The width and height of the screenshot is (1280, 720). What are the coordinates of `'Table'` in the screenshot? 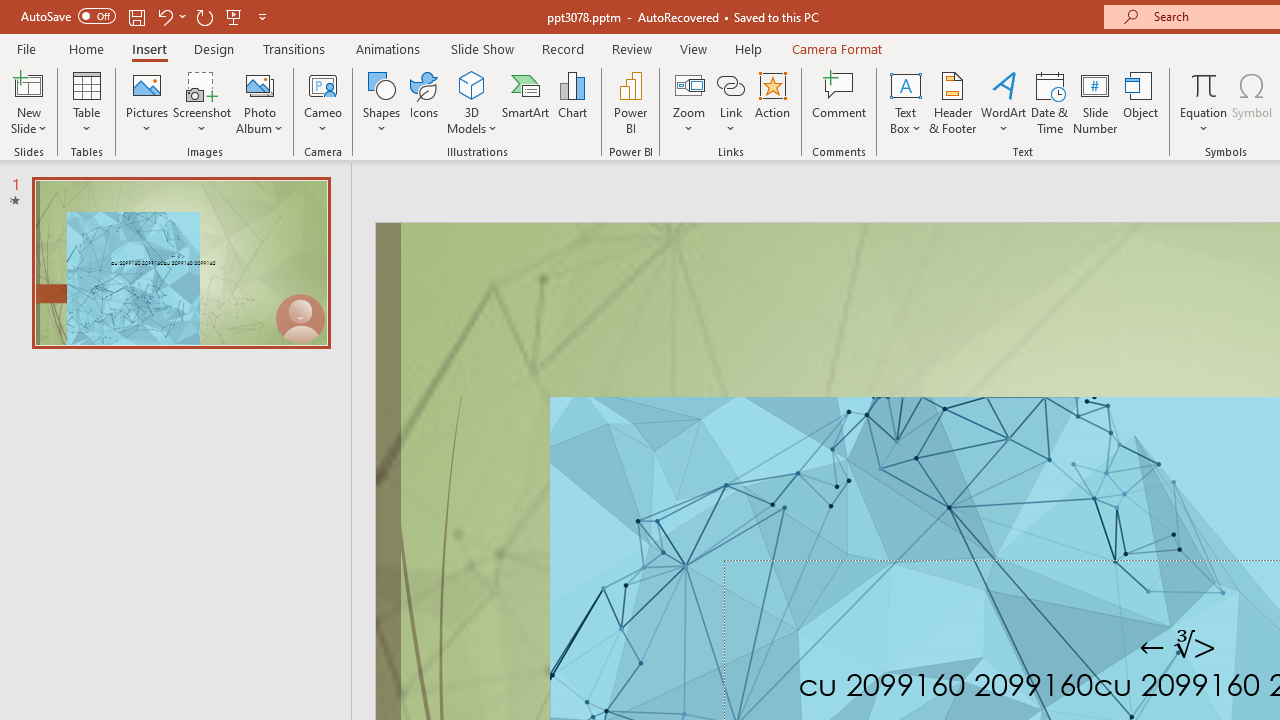 It's located at (86, 103).